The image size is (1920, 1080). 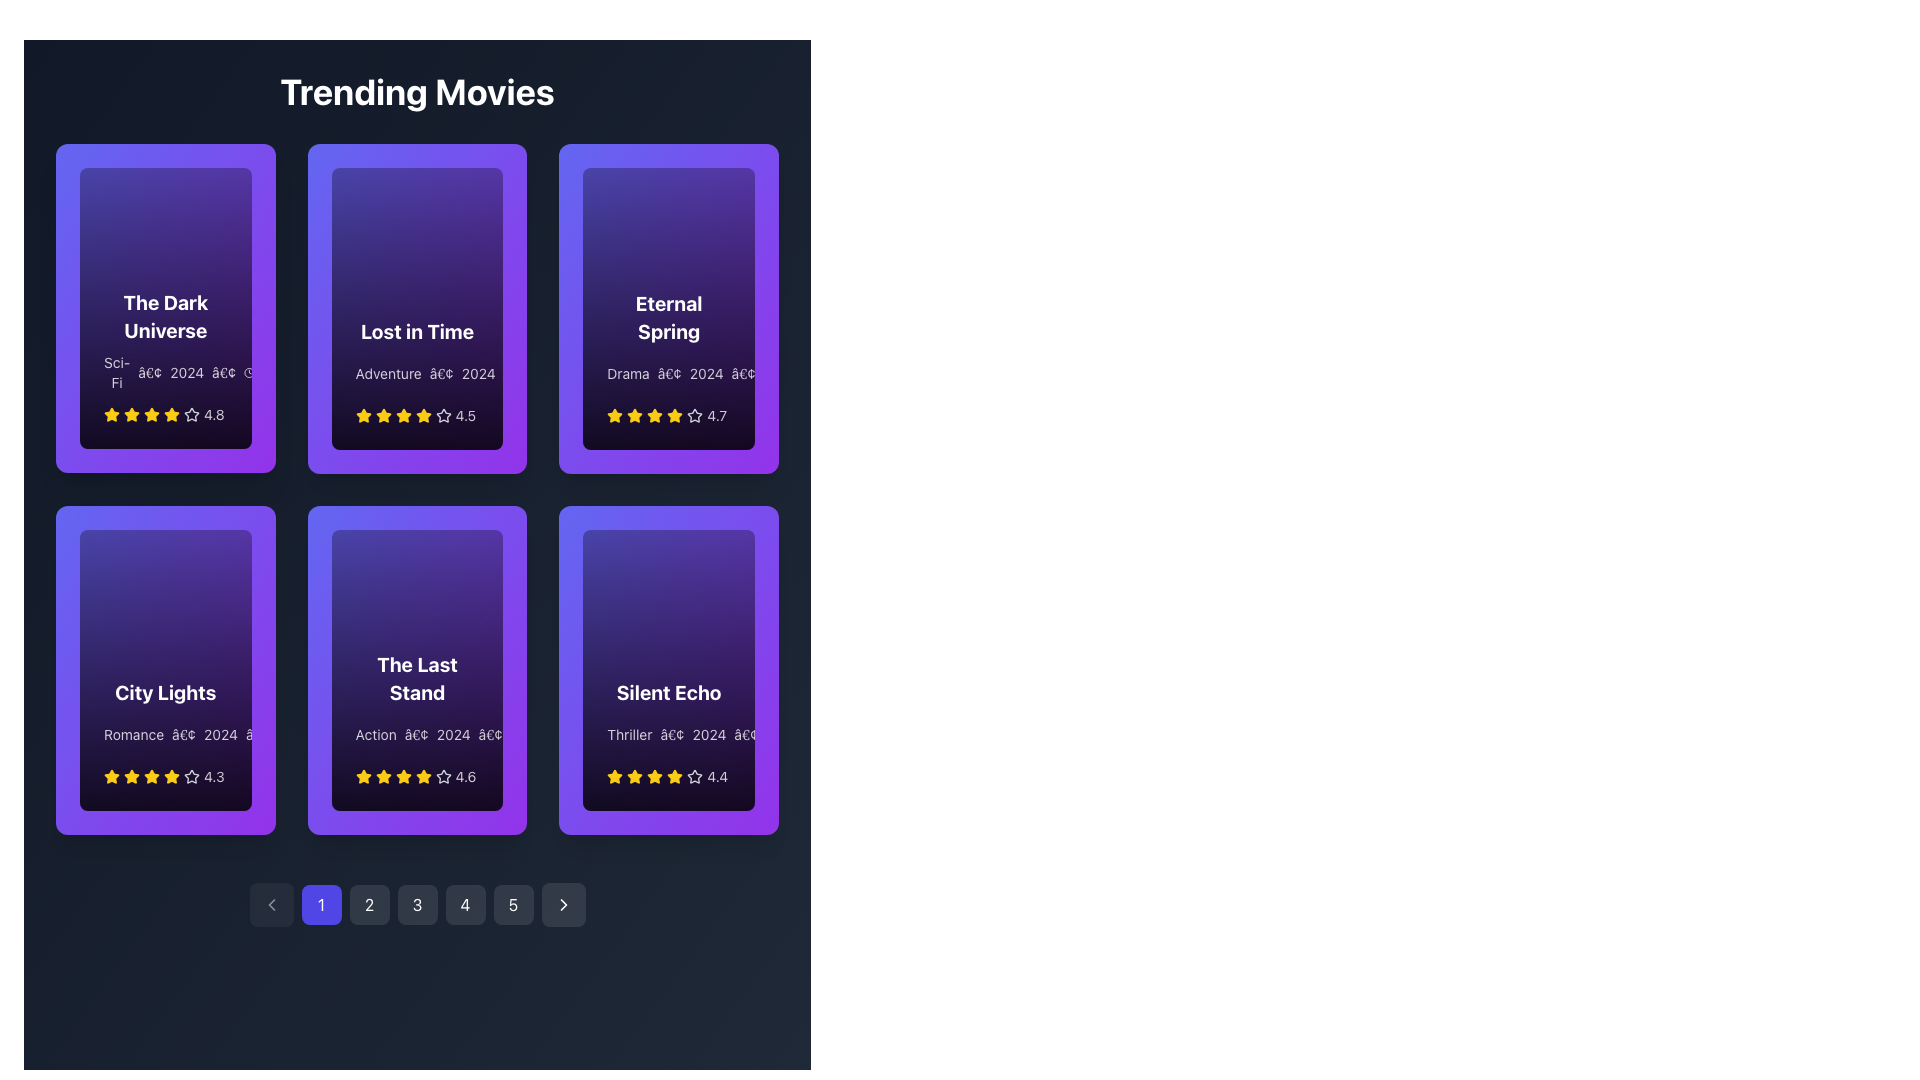 What do you see at coordinates (172, 774) in the screenshot?
I see `the fifth yellow star icon` at bounding box center [172, 774].